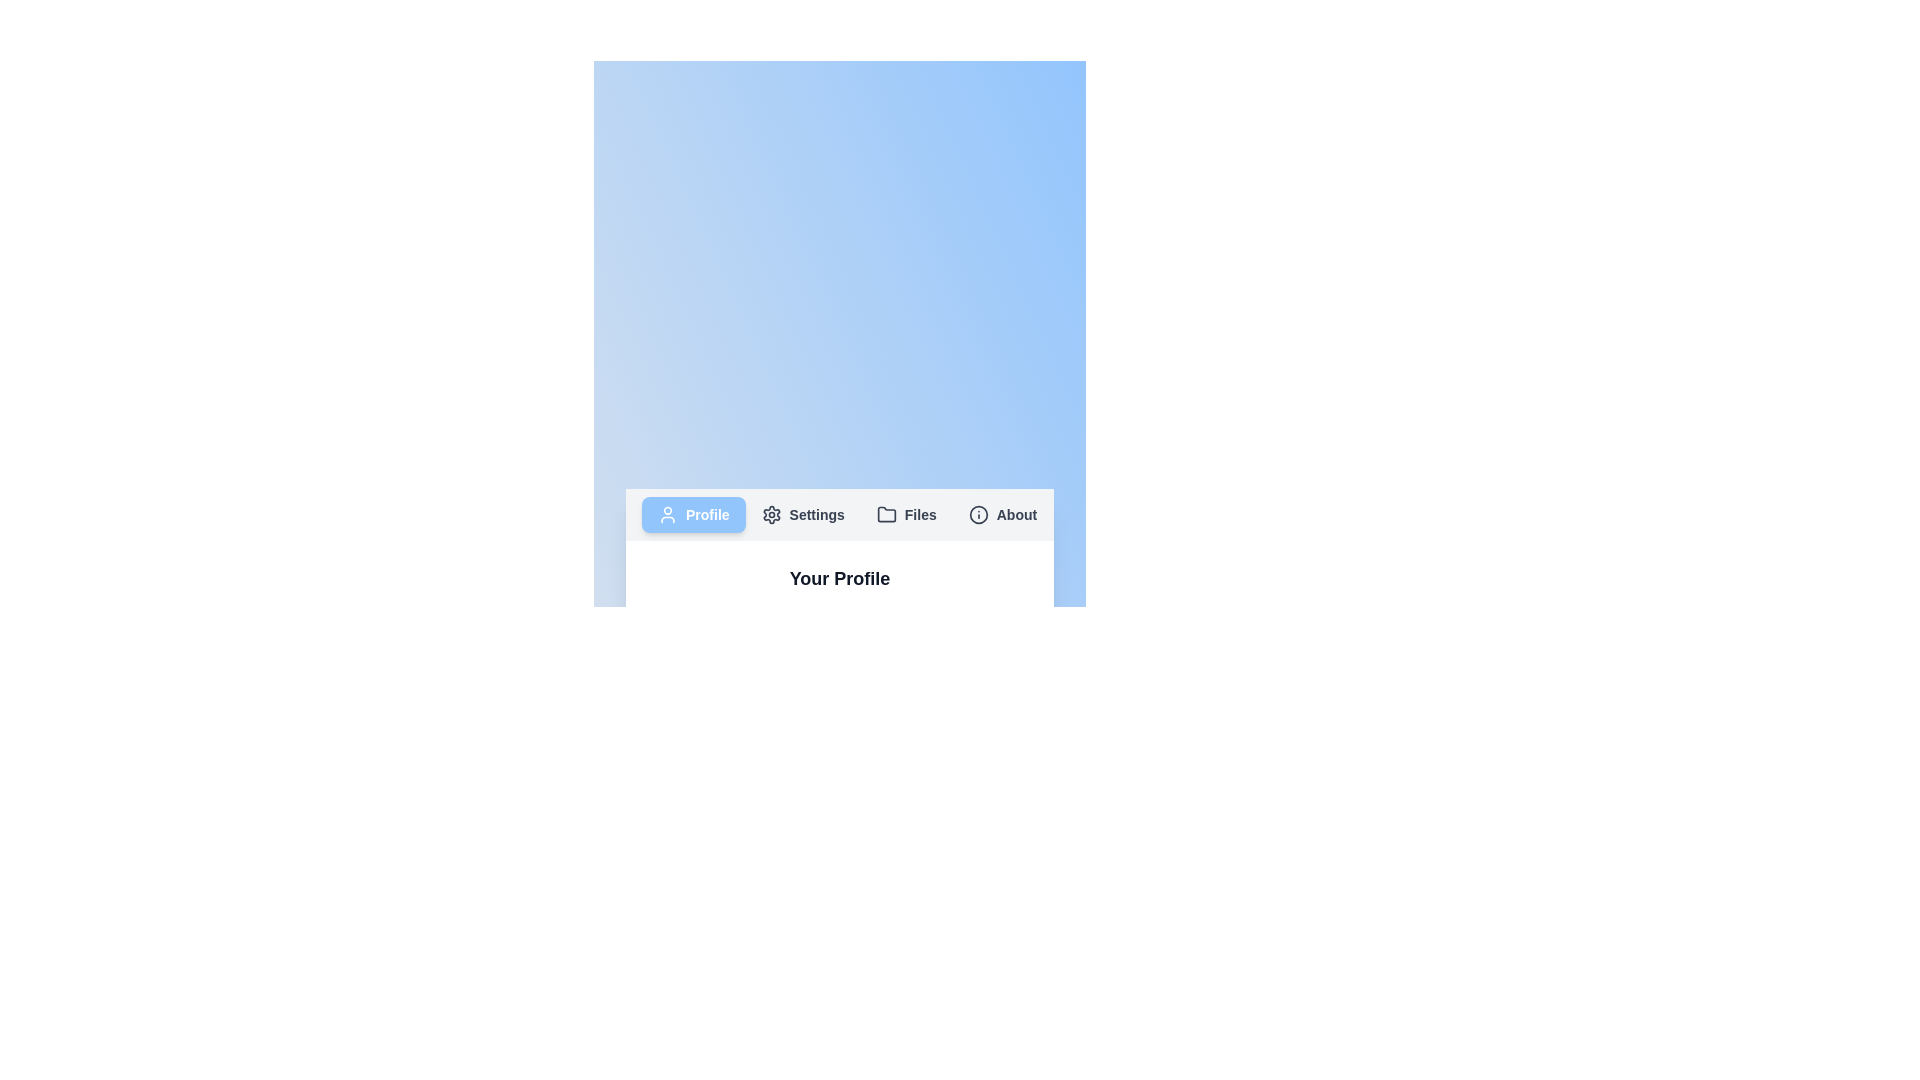 The image size is (1920, 1080). I want to click on the folder icon in the top navigation bar, so click(885, 513).